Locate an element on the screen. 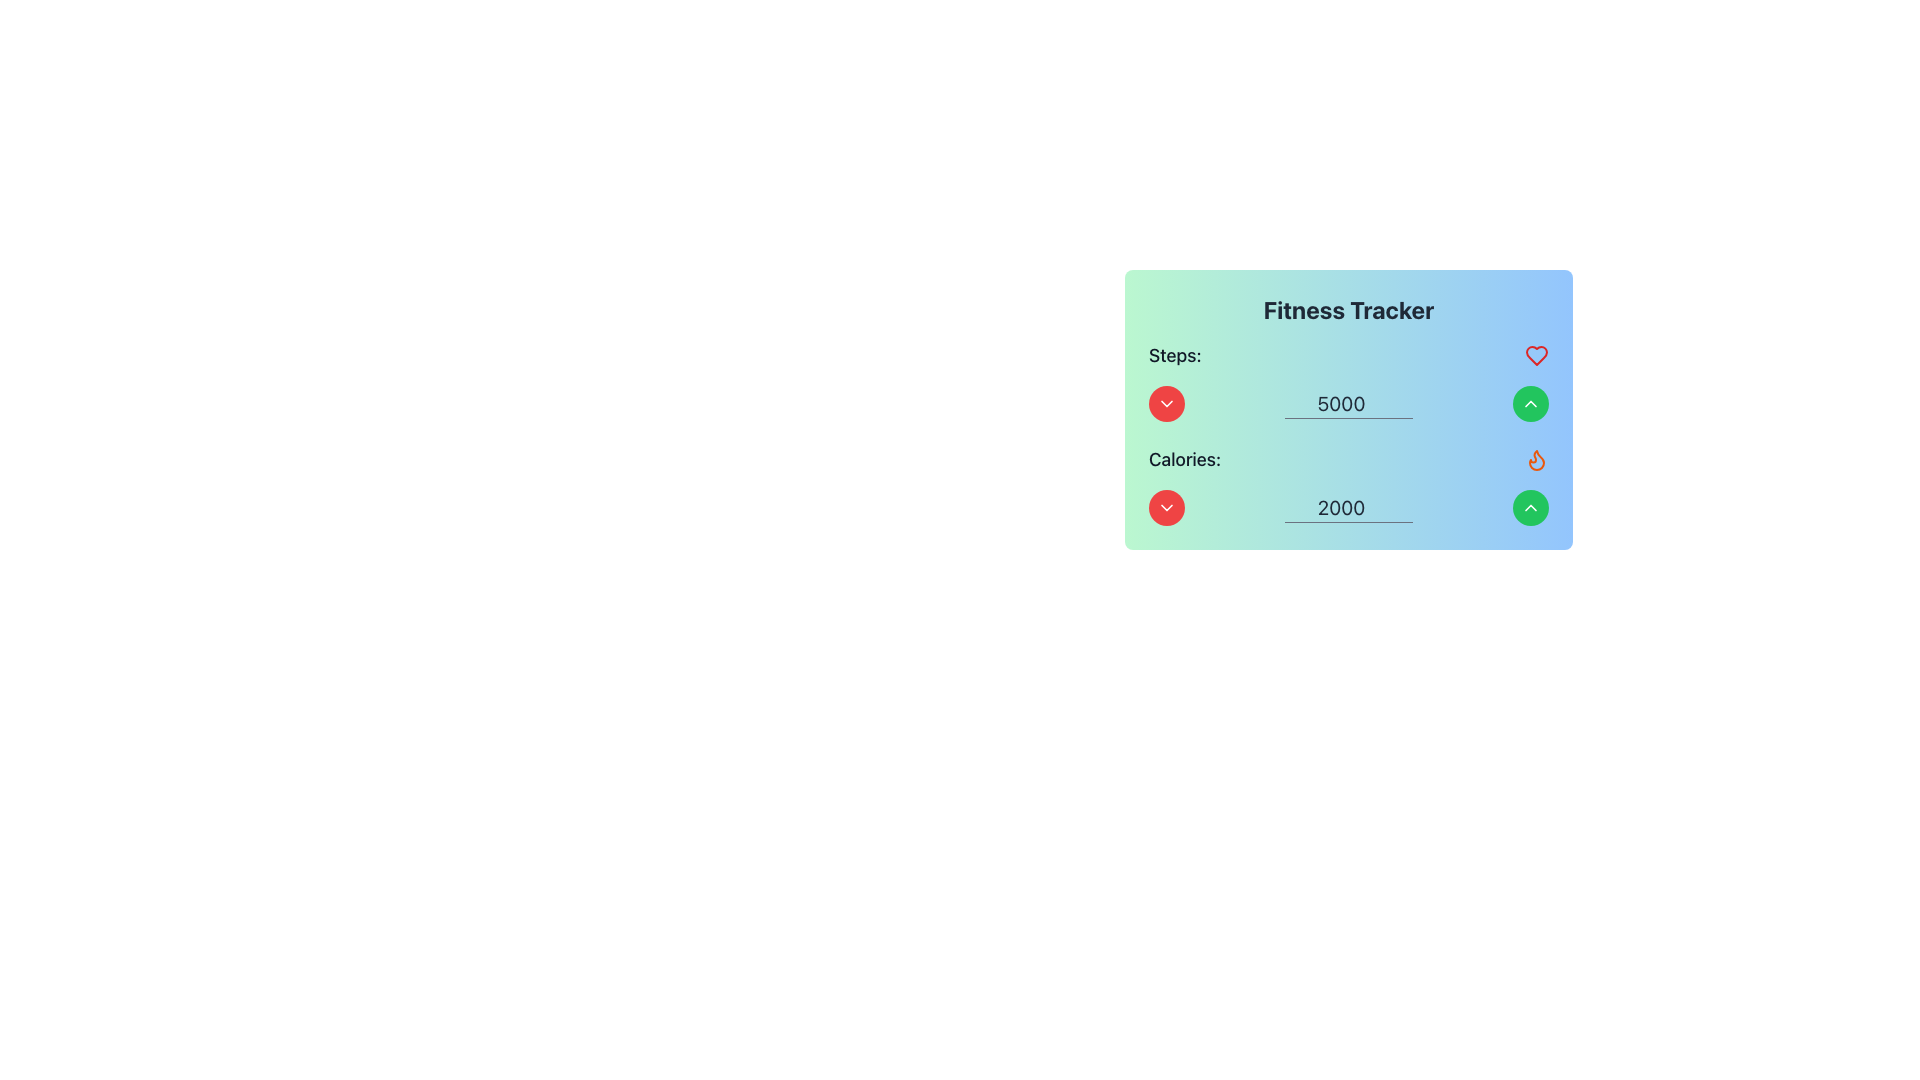 The image size is (1920, 1080). the decorative icon that signifies the calories-related row, located to the far right of the 'Calories:' text is located at coordinates (1535, 459).